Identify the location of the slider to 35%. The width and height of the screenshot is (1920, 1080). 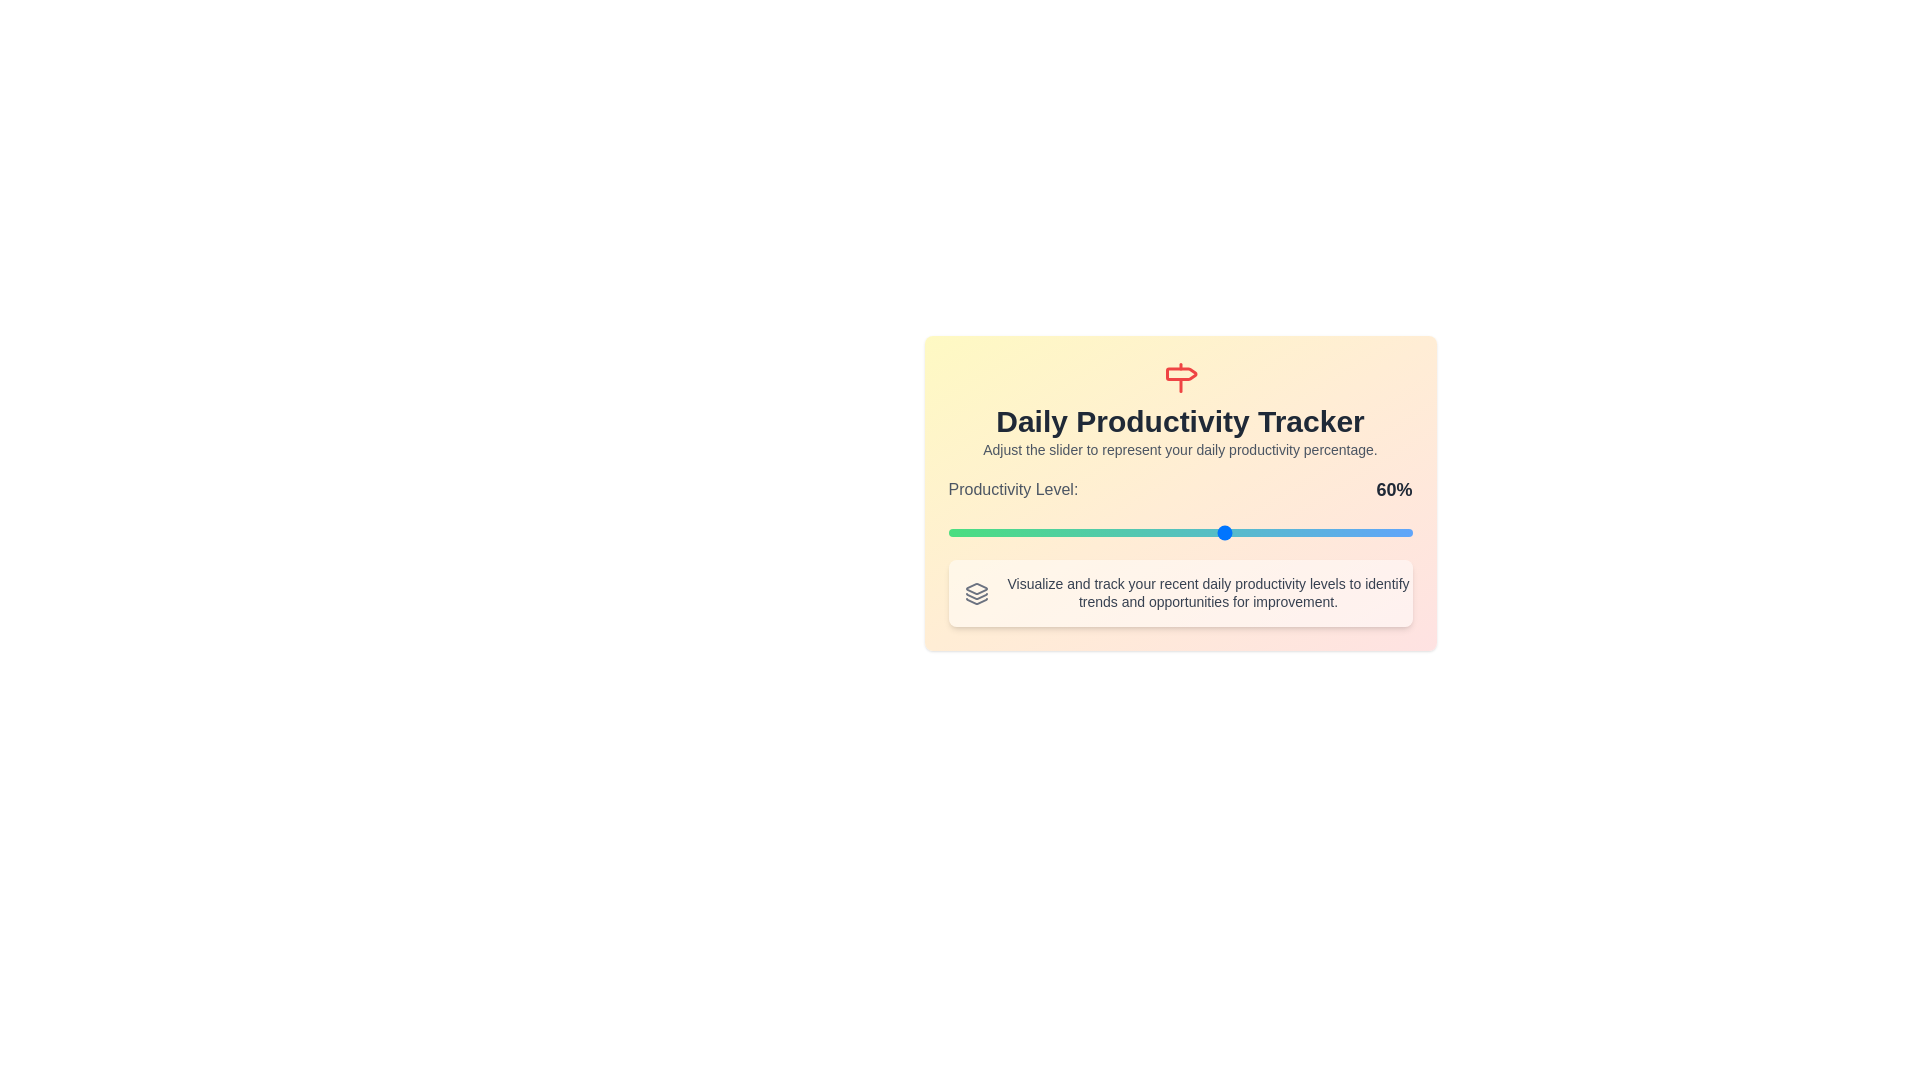
(1109, 531).